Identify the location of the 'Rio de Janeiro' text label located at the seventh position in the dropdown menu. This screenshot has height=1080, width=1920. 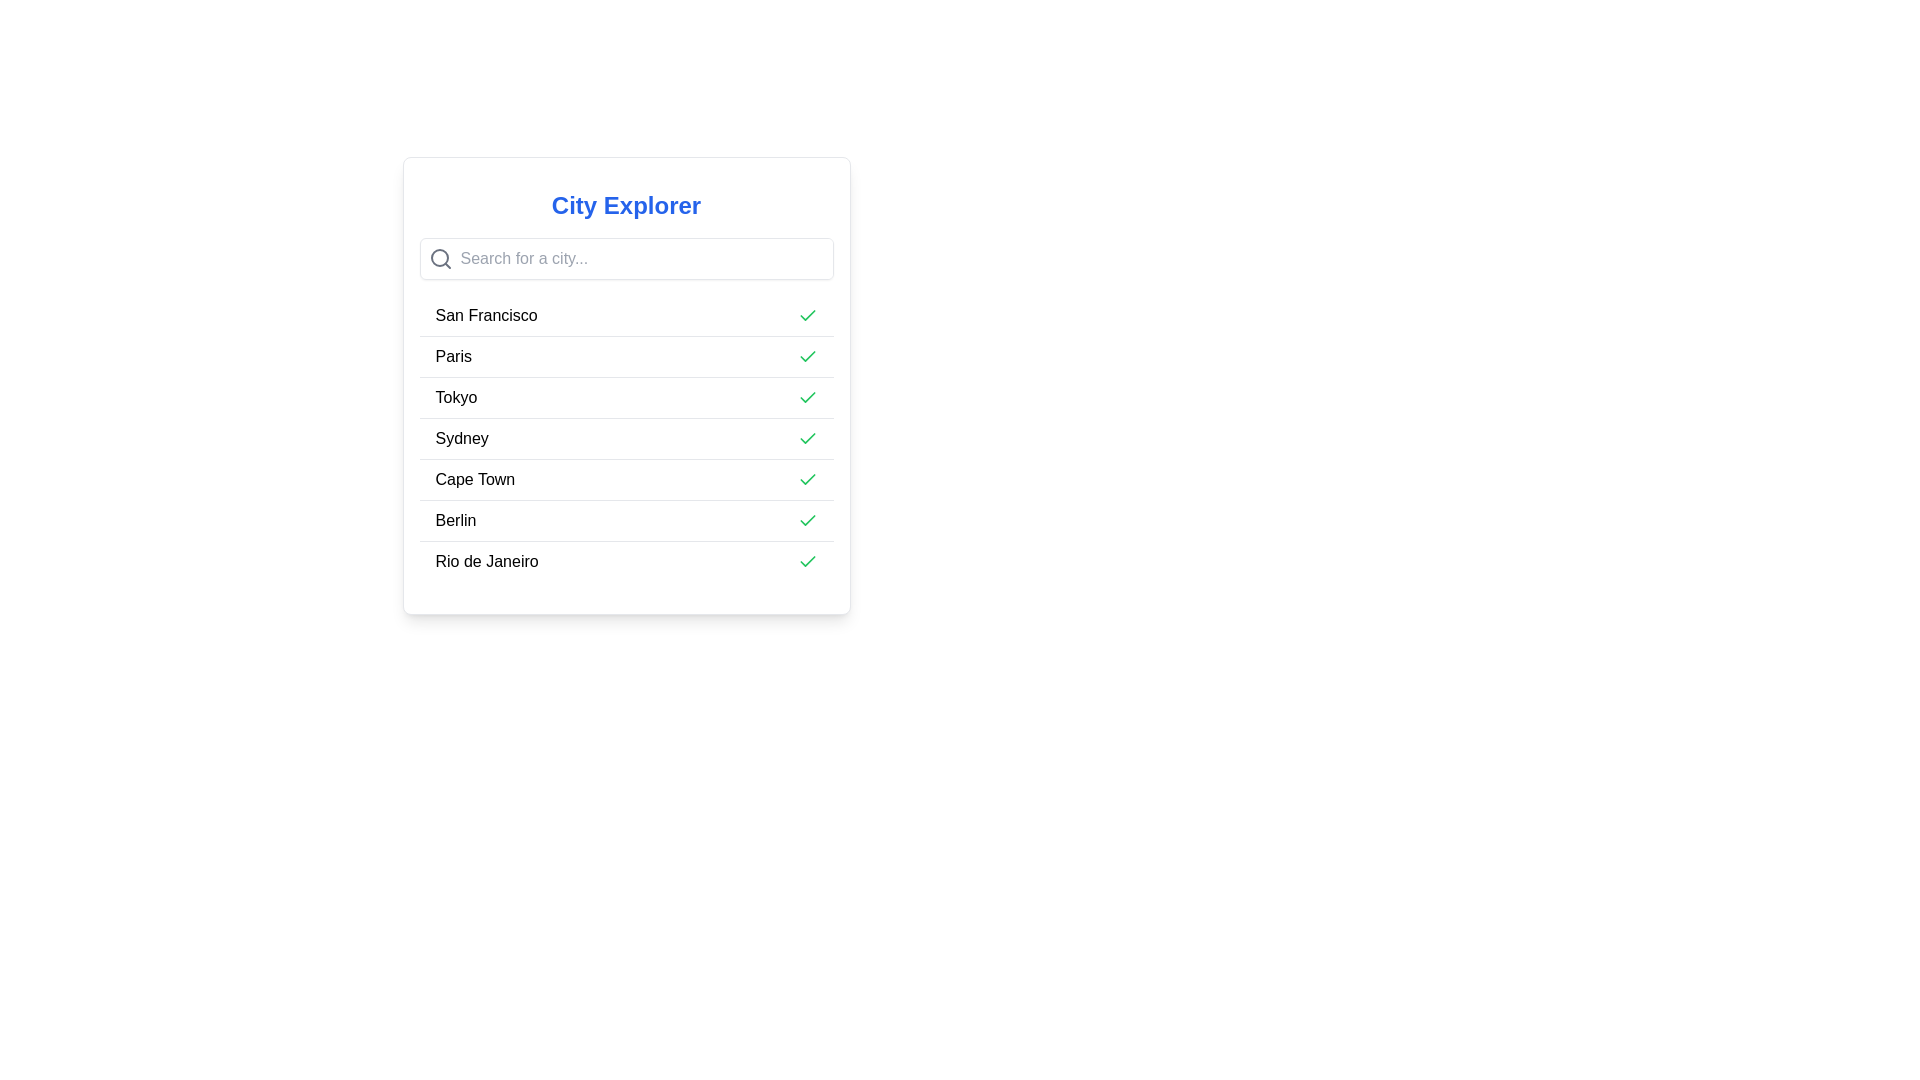
(487, 562).